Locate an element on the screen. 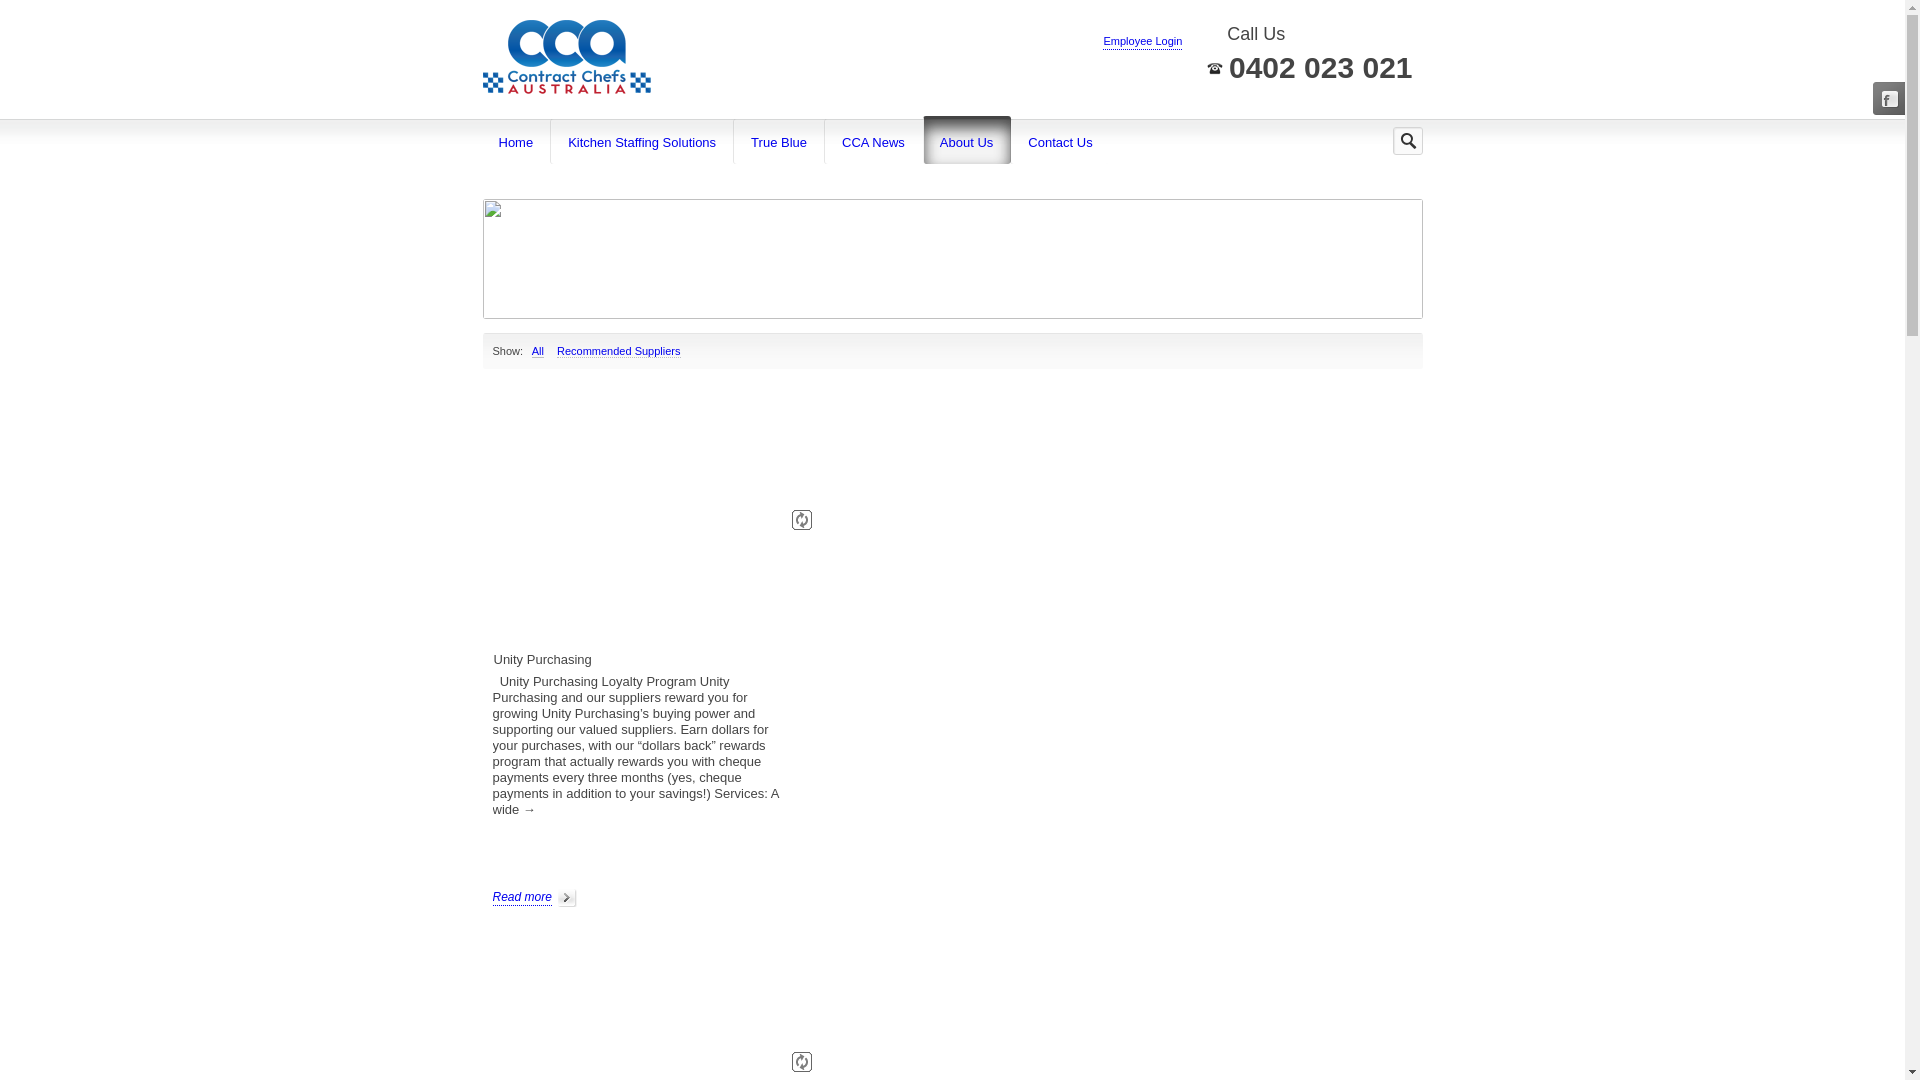  'Read more' is located at coordinates (533, 896).